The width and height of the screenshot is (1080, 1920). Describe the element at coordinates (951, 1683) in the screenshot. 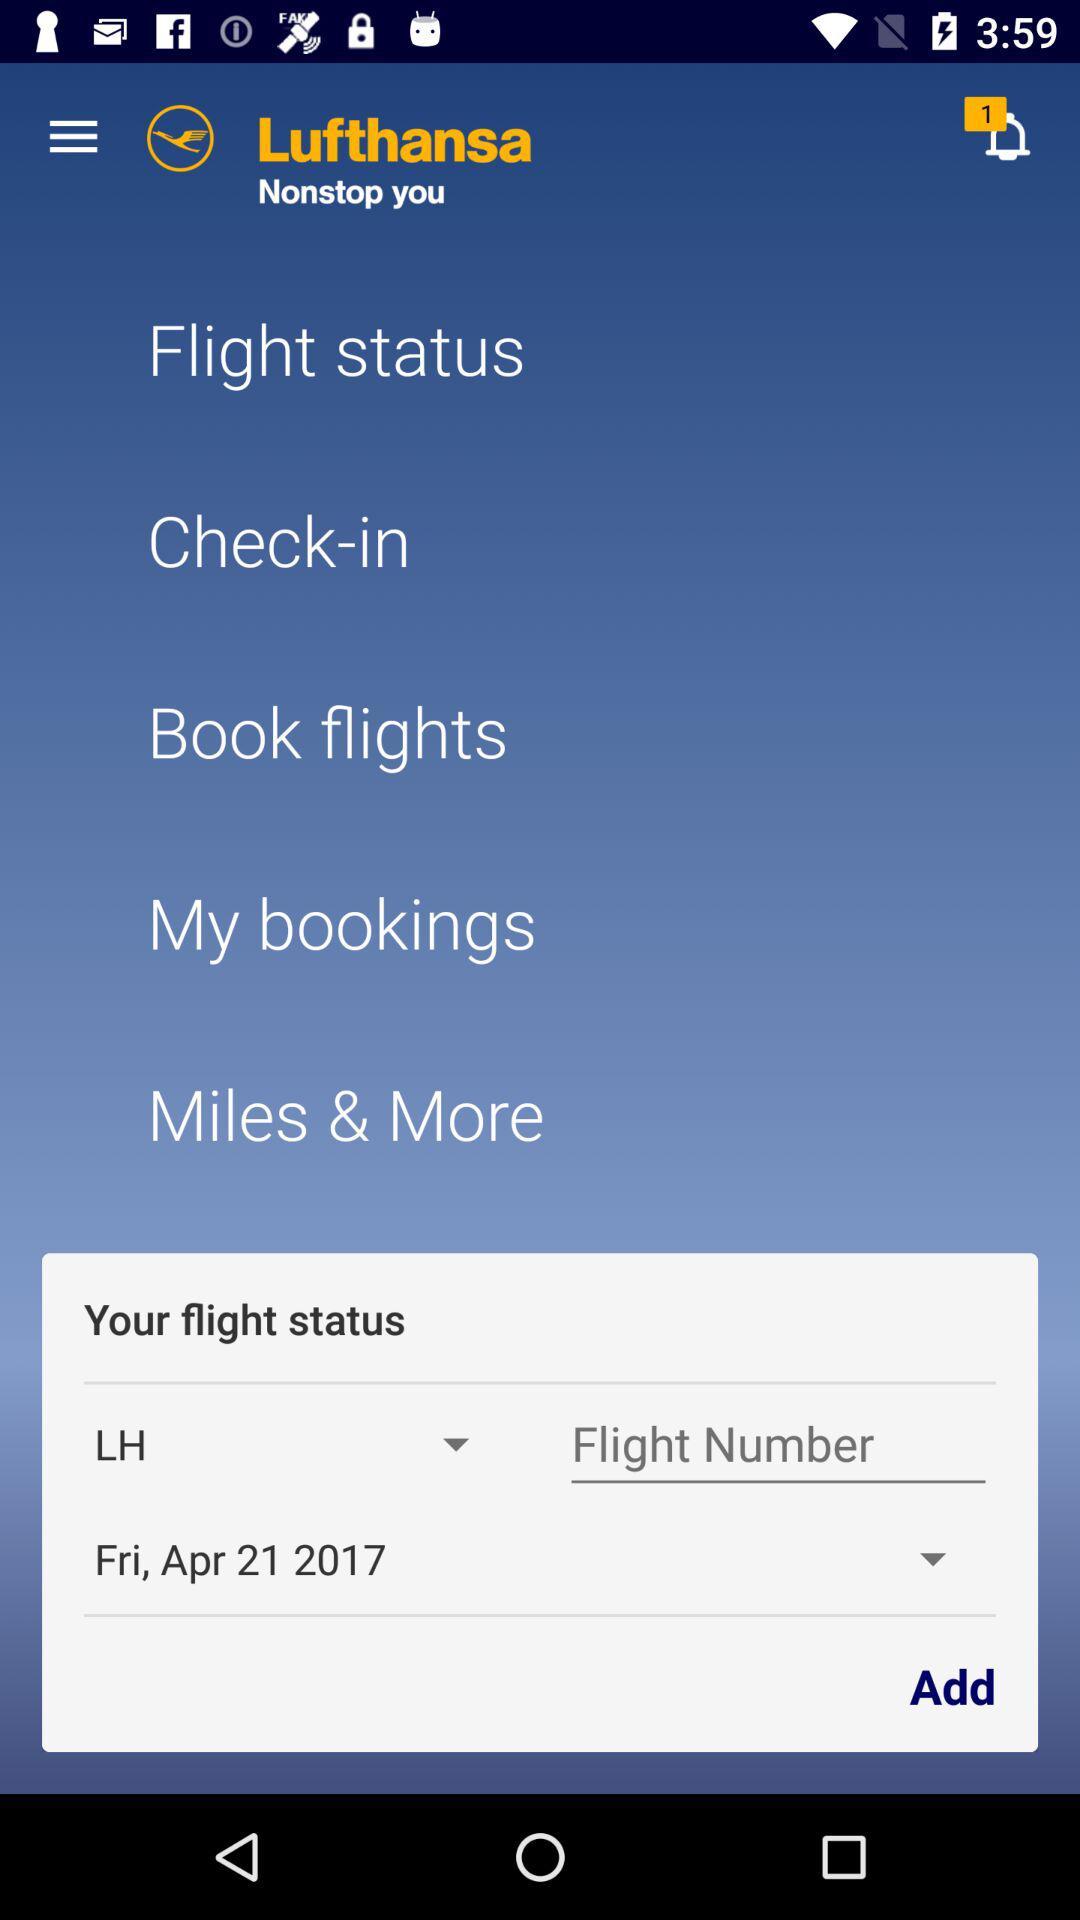

I see `app next to the fri apr 21` at that location.